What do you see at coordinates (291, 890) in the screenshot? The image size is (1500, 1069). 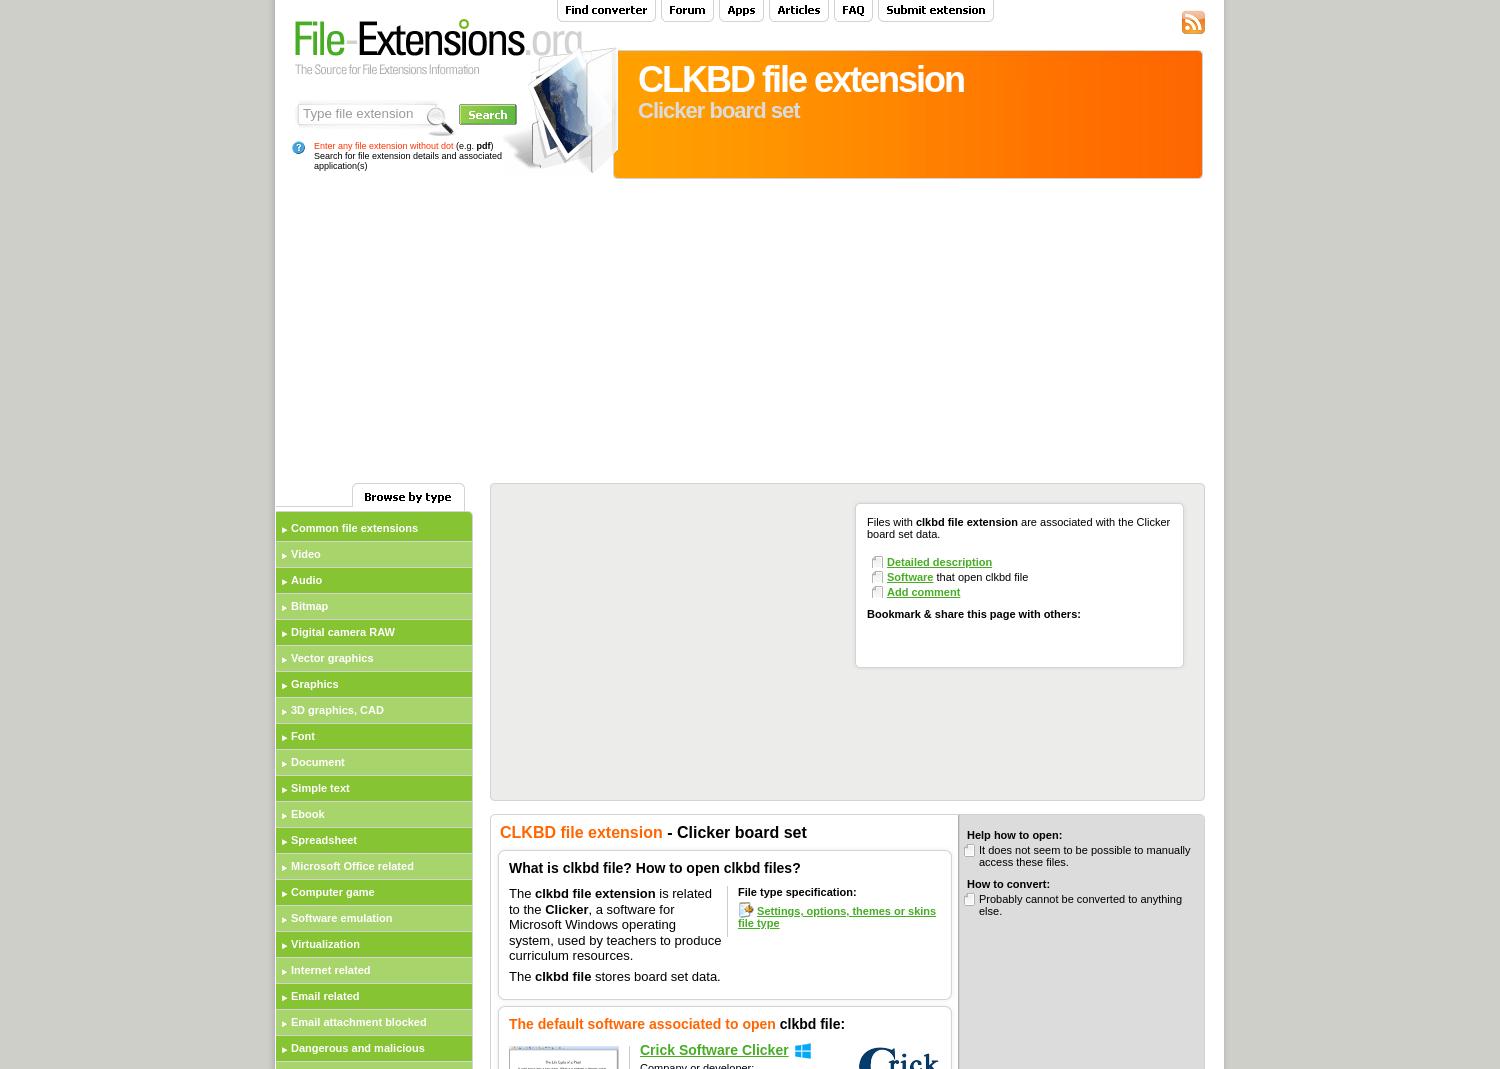 I see `'Computer game'` at bounding box center [291, 890].